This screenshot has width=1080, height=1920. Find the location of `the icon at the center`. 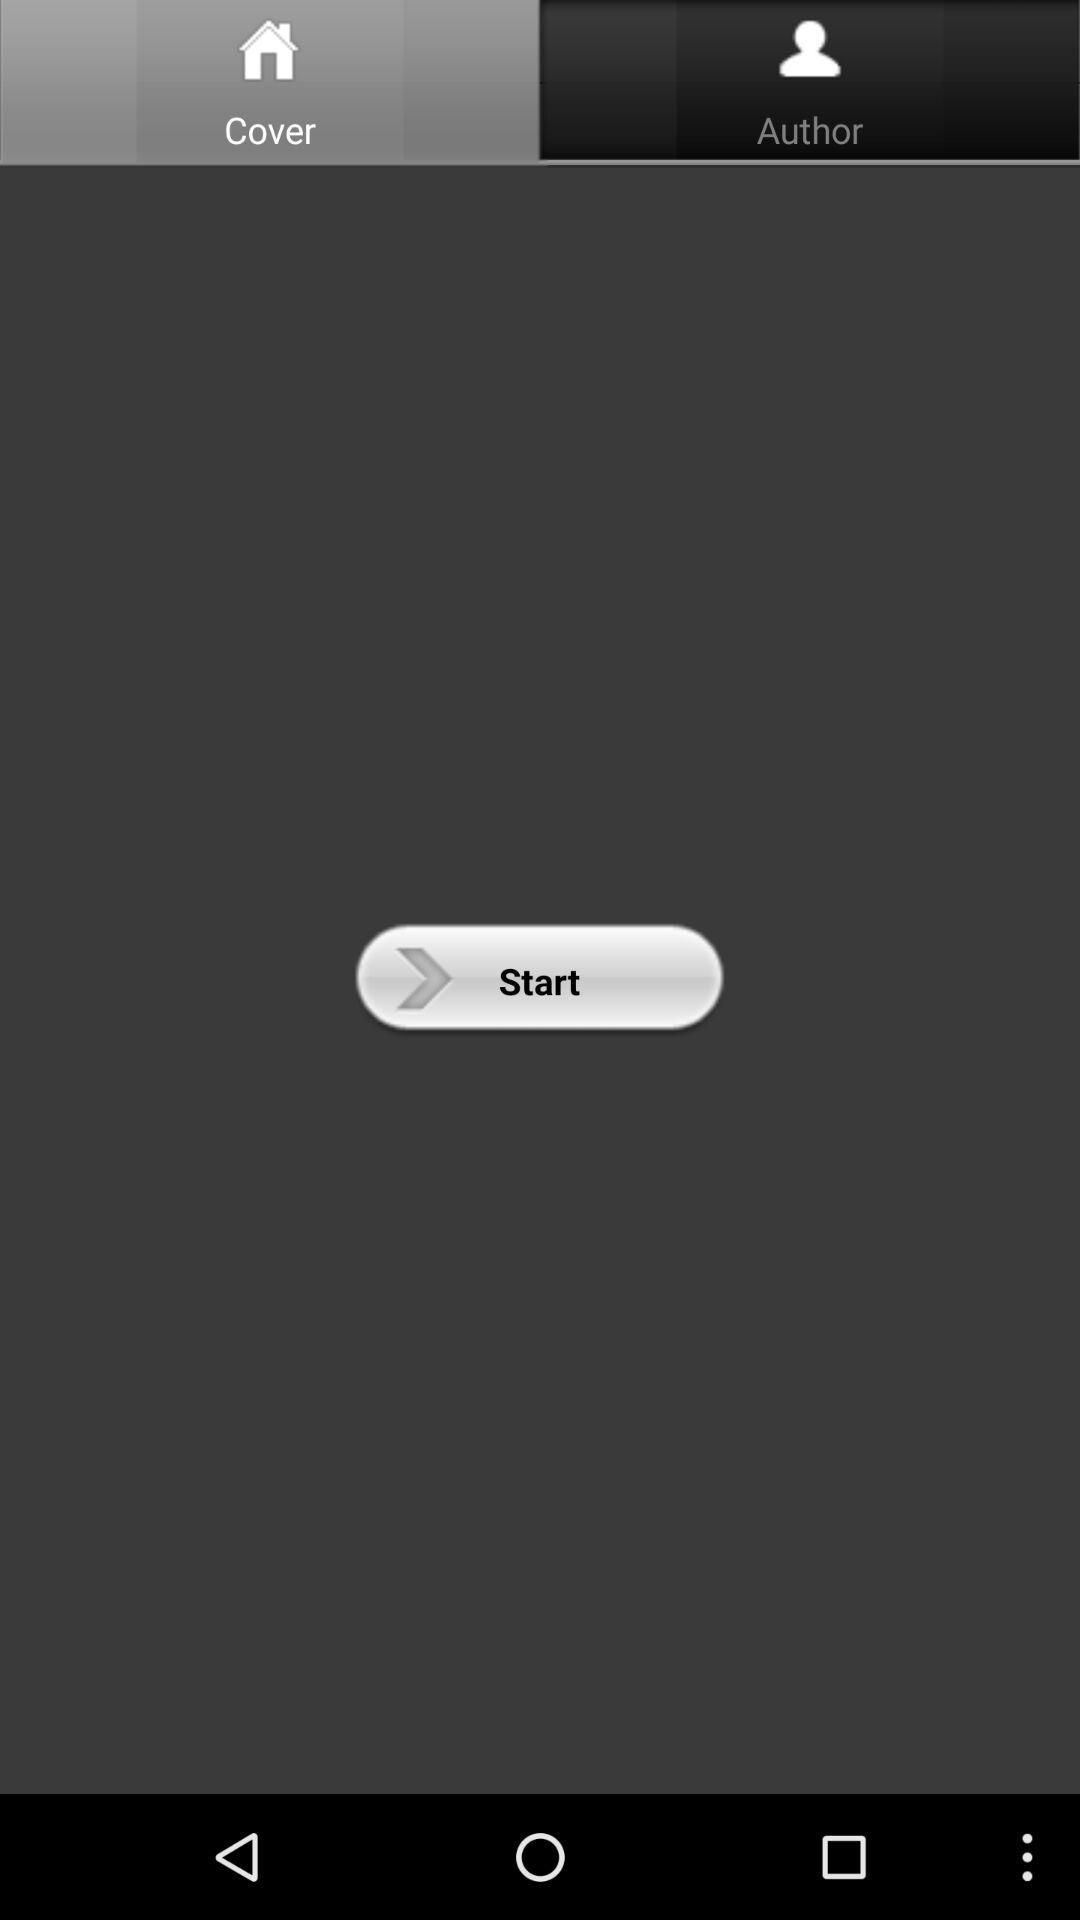

the icon at the center is located at coordinates (538, 980).